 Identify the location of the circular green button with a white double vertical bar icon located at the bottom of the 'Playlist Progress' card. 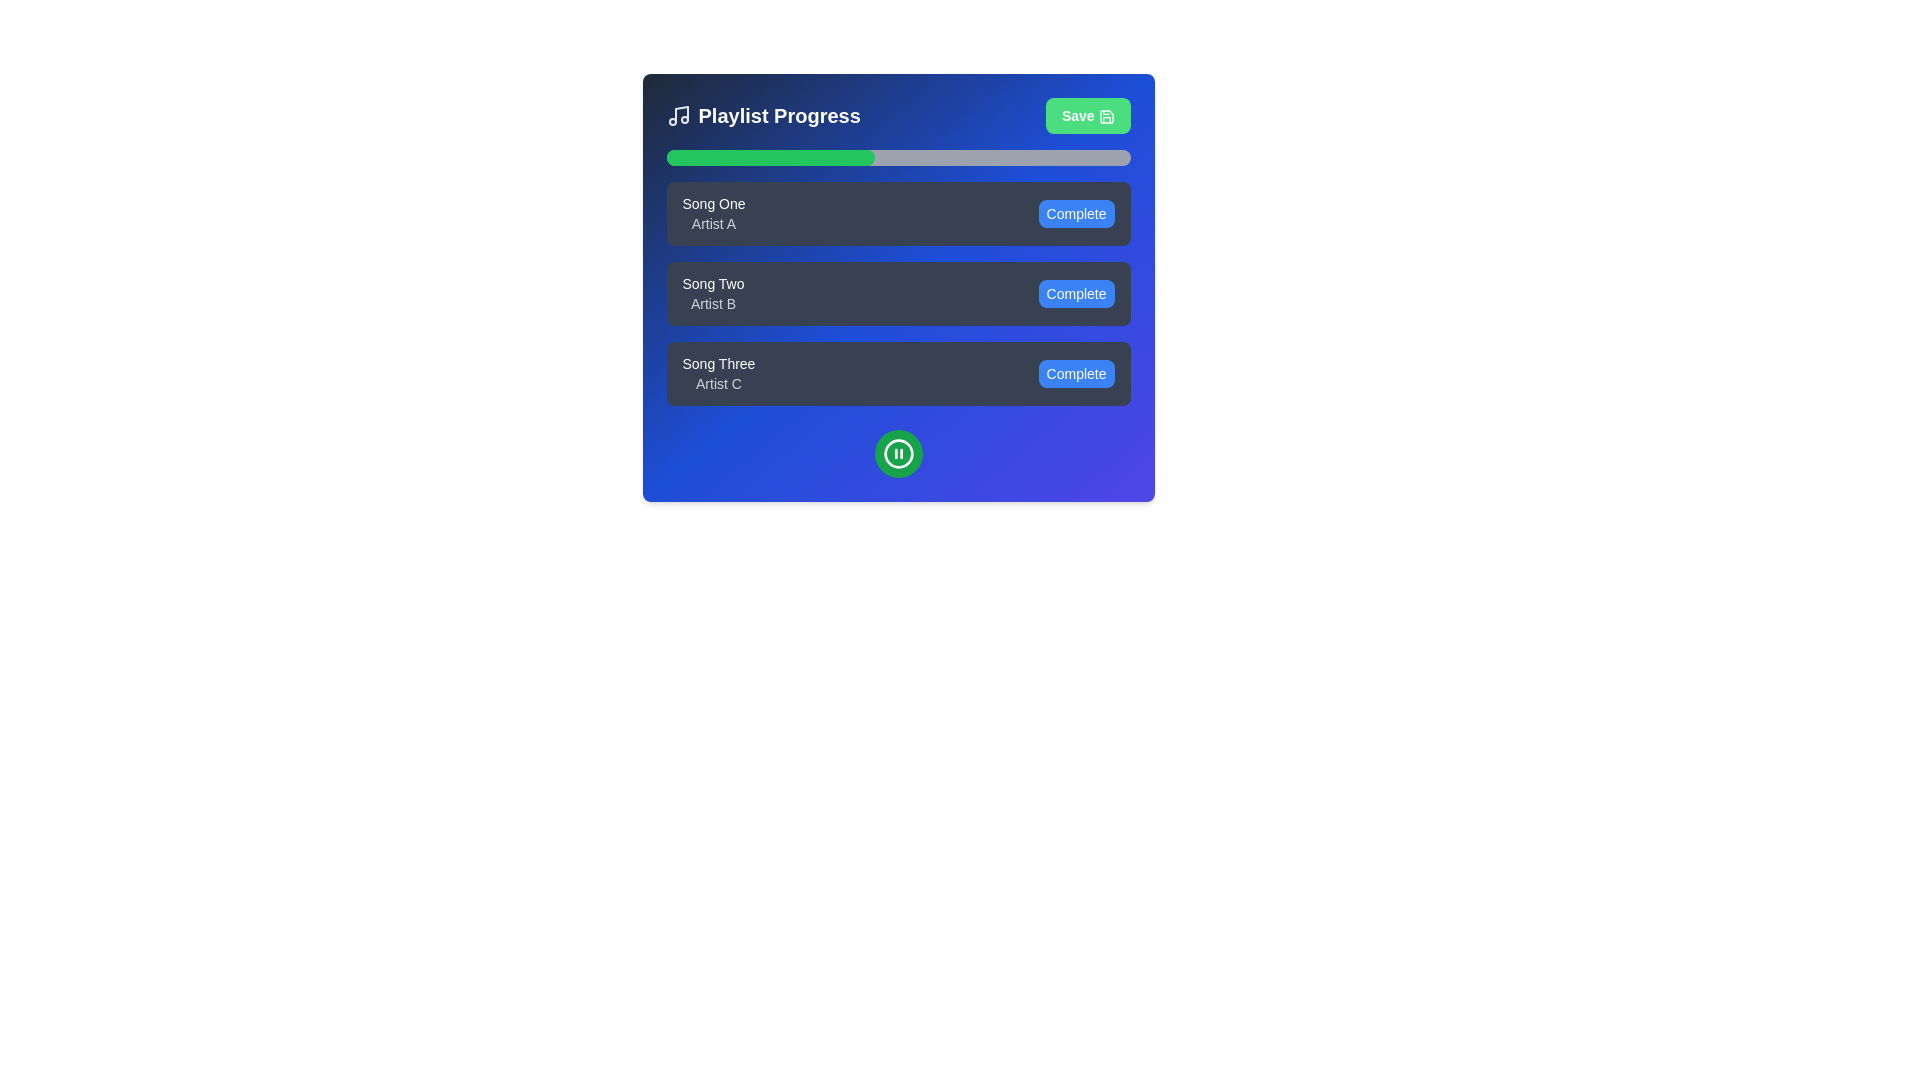
(897, 454).